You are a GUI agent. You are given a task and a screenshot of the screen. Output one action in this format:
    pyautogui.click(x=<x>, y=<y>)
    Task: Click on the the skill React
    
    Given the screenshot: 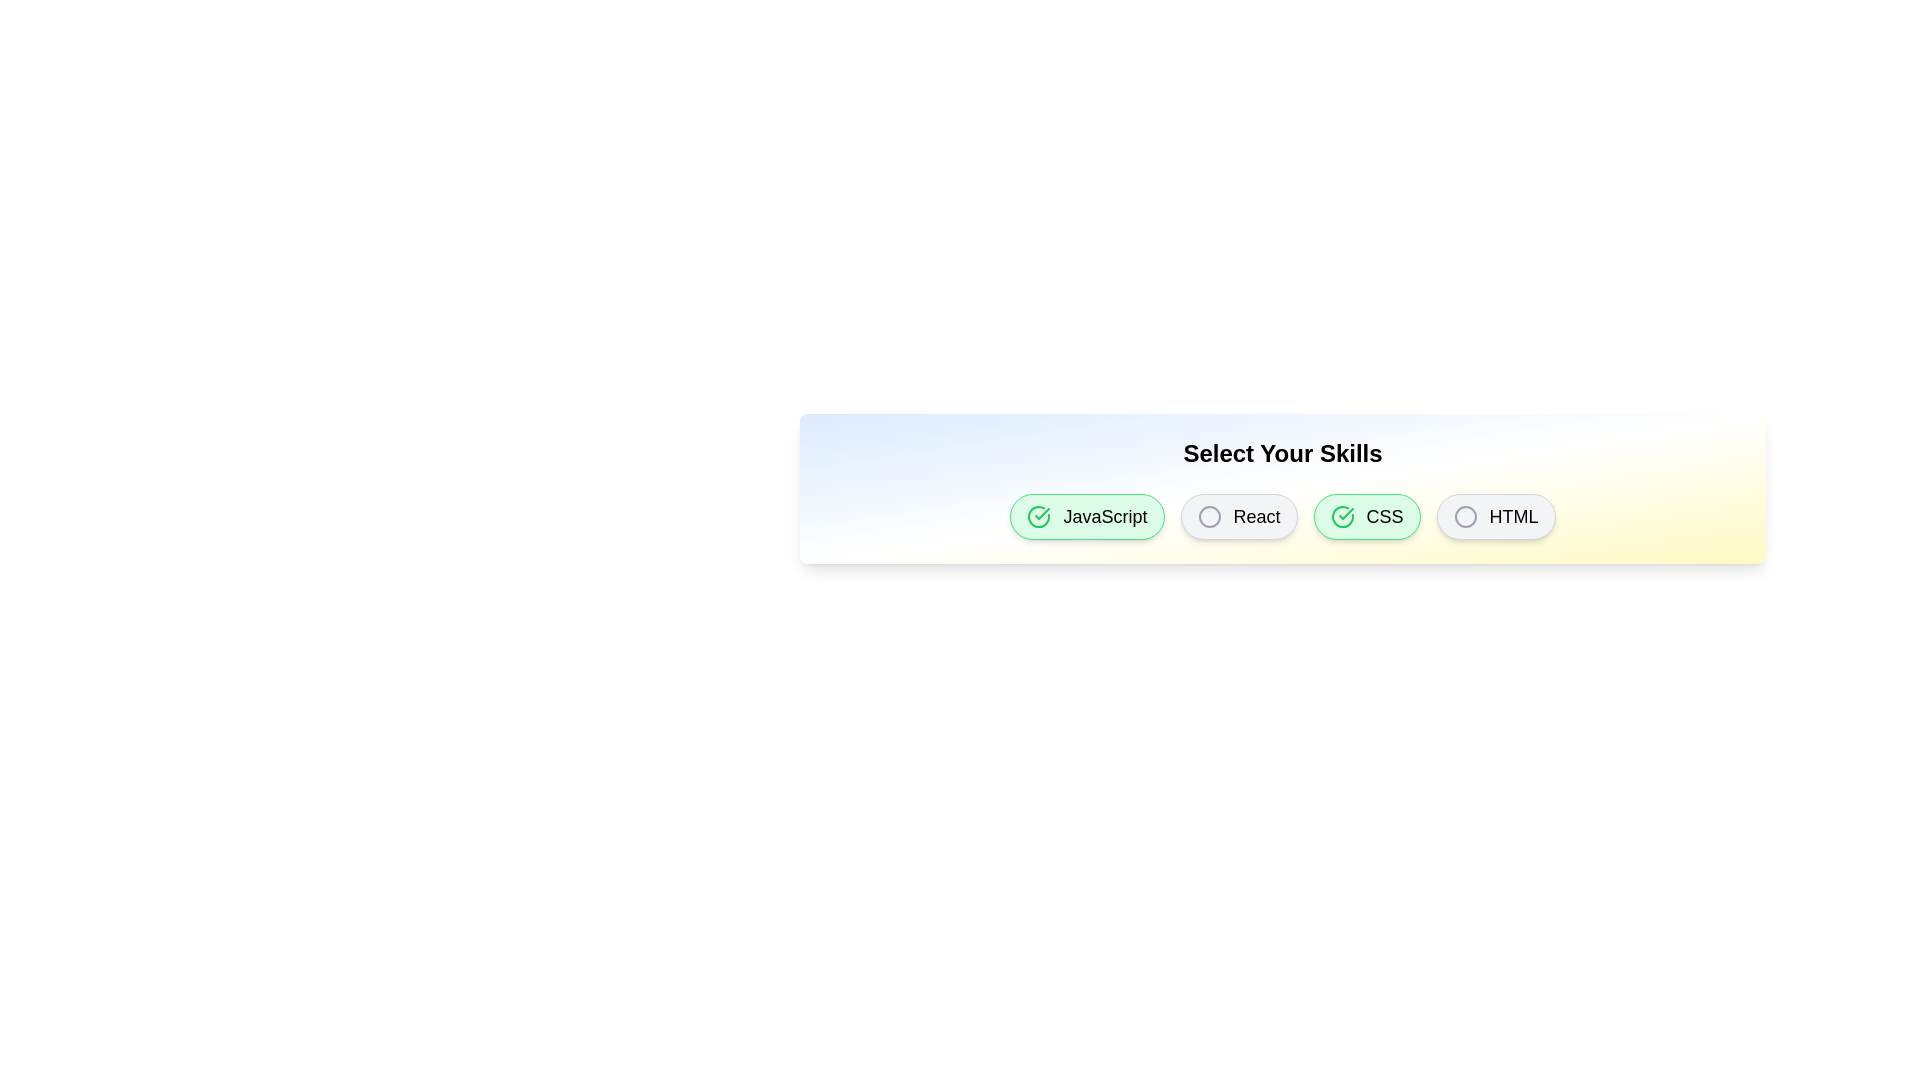 What is the action you would take?
    pyautogui.click(x=1237, y=515)
    